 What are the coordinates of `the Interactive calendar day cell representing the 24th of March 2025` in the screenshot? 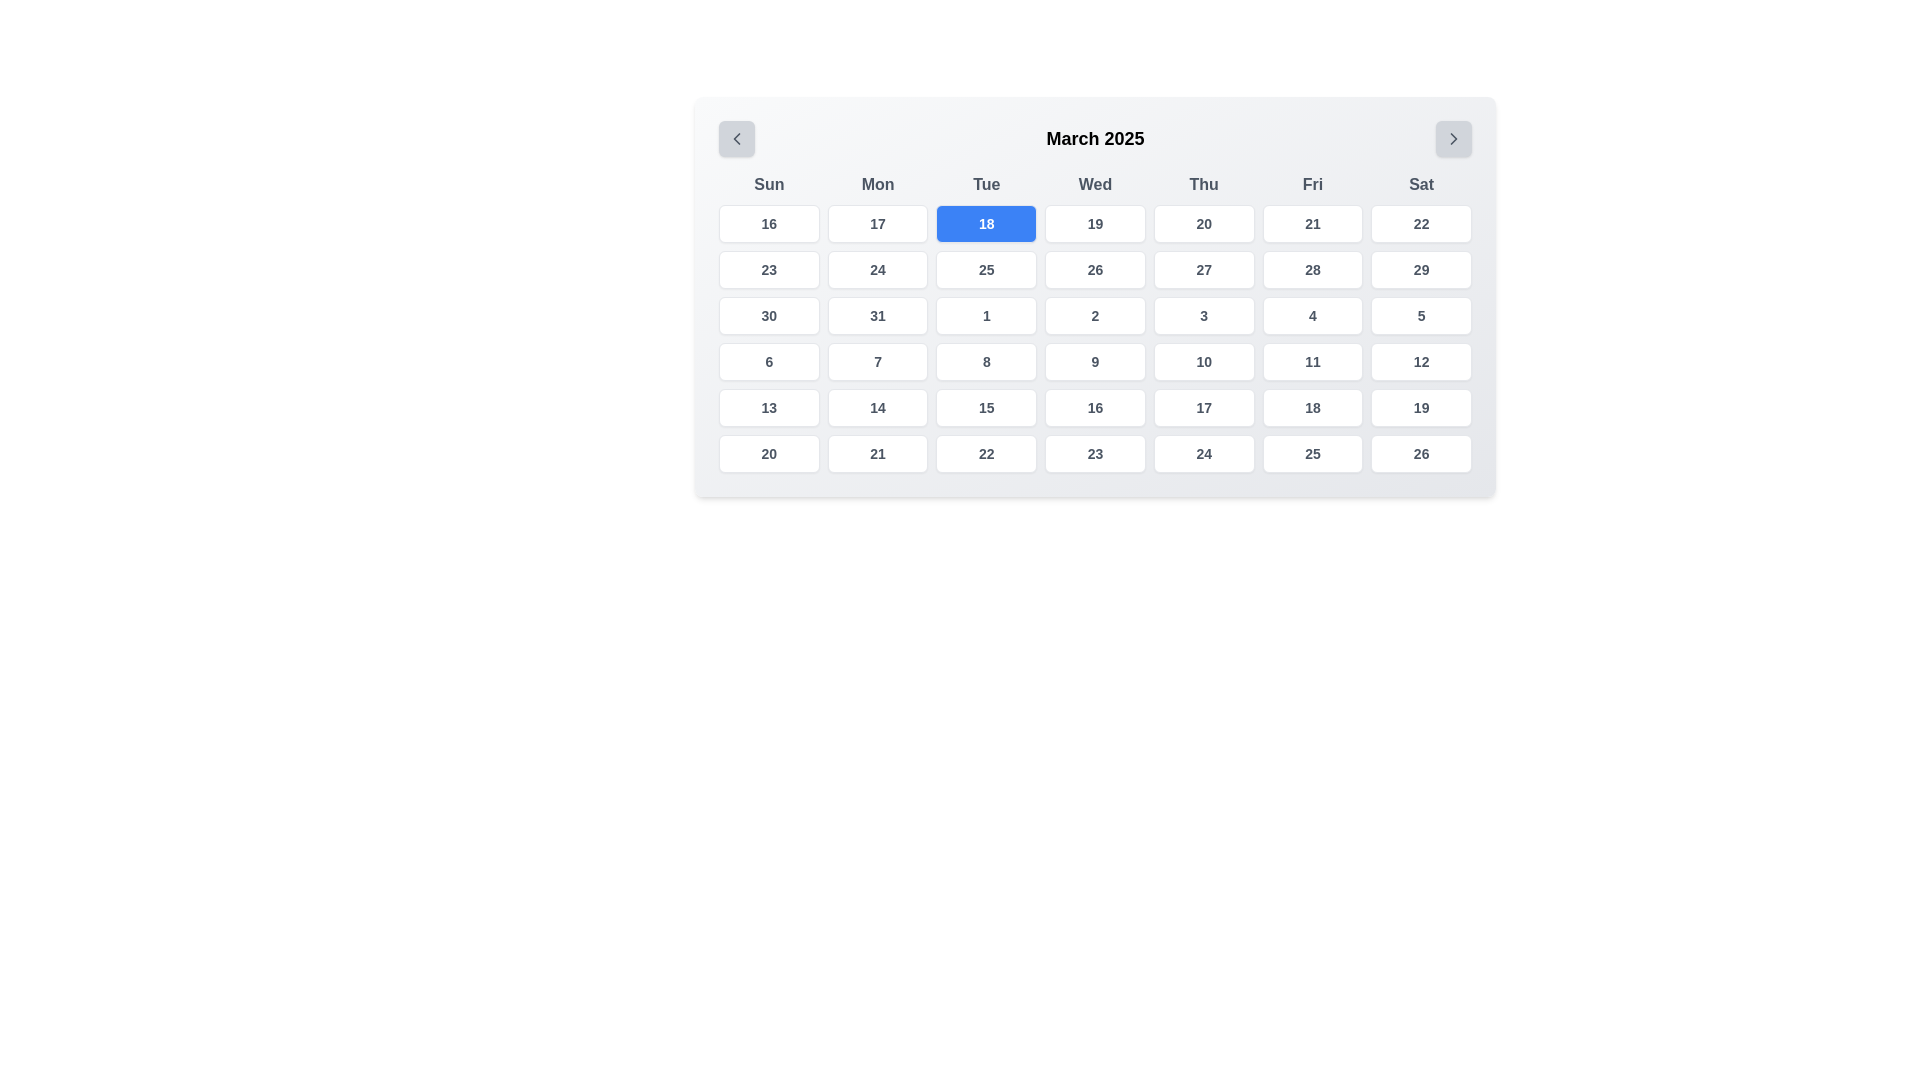 It's located at (878, 270).